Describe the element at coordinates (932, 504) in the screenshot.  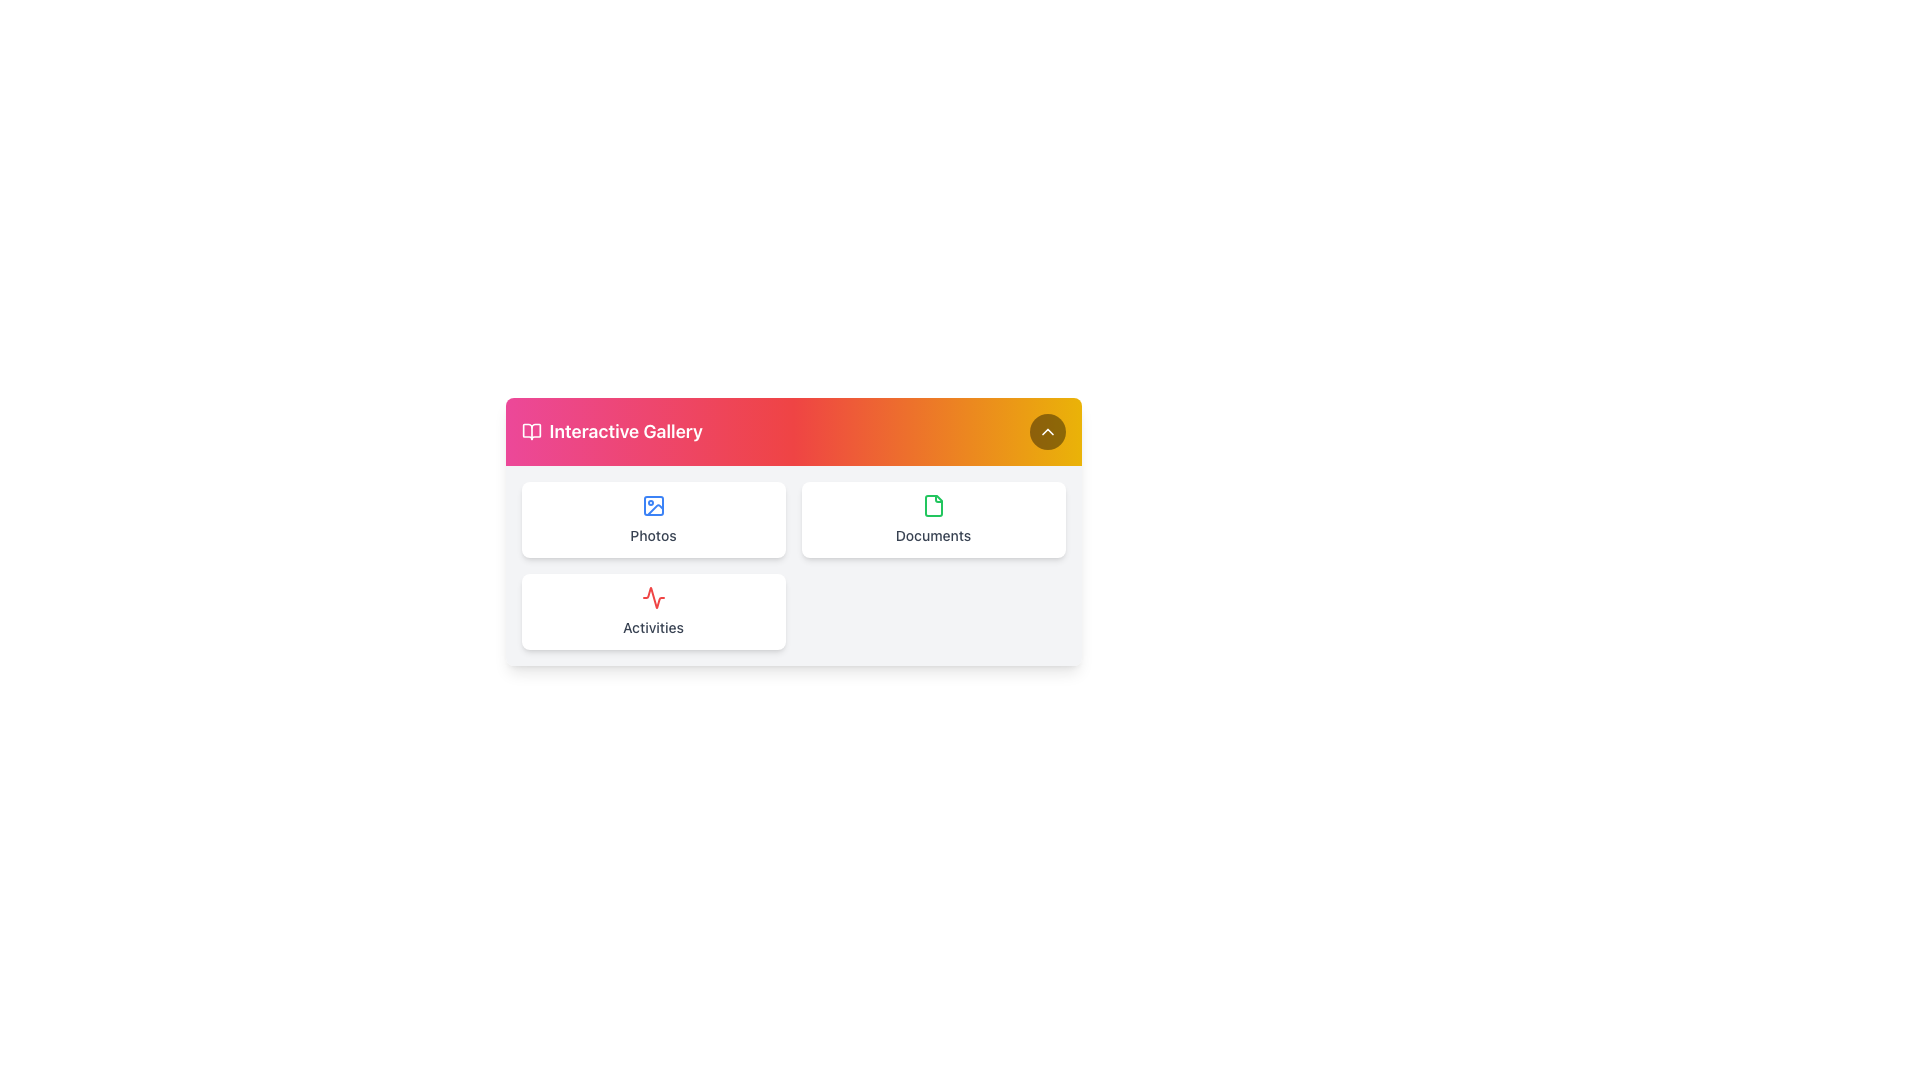
I see `the 'Documents' icon, which is the topmost icon in the 'Documents' section located in the second column of the grid layout` at that location.